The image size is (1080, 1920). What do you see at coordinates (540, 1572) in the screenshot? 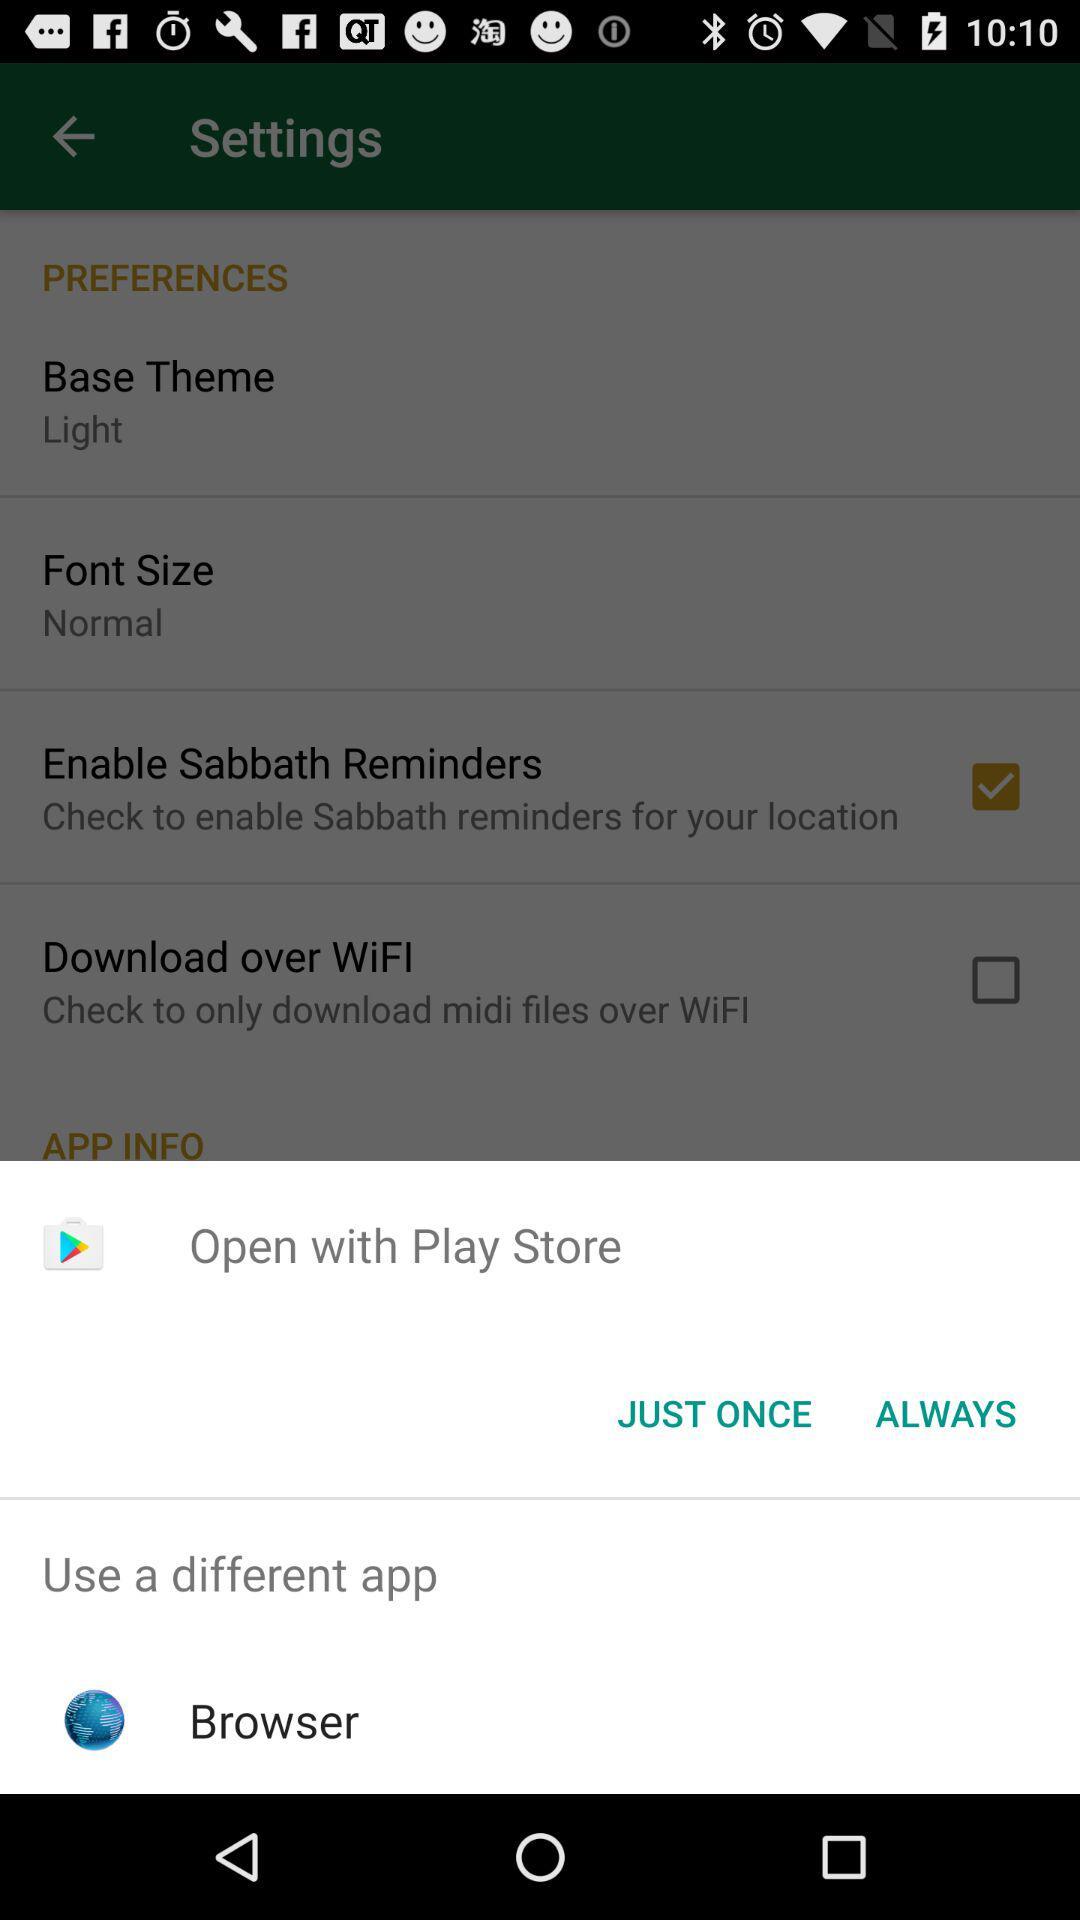
I see `the icon above the browser item` at bounding box center [540, 1572].